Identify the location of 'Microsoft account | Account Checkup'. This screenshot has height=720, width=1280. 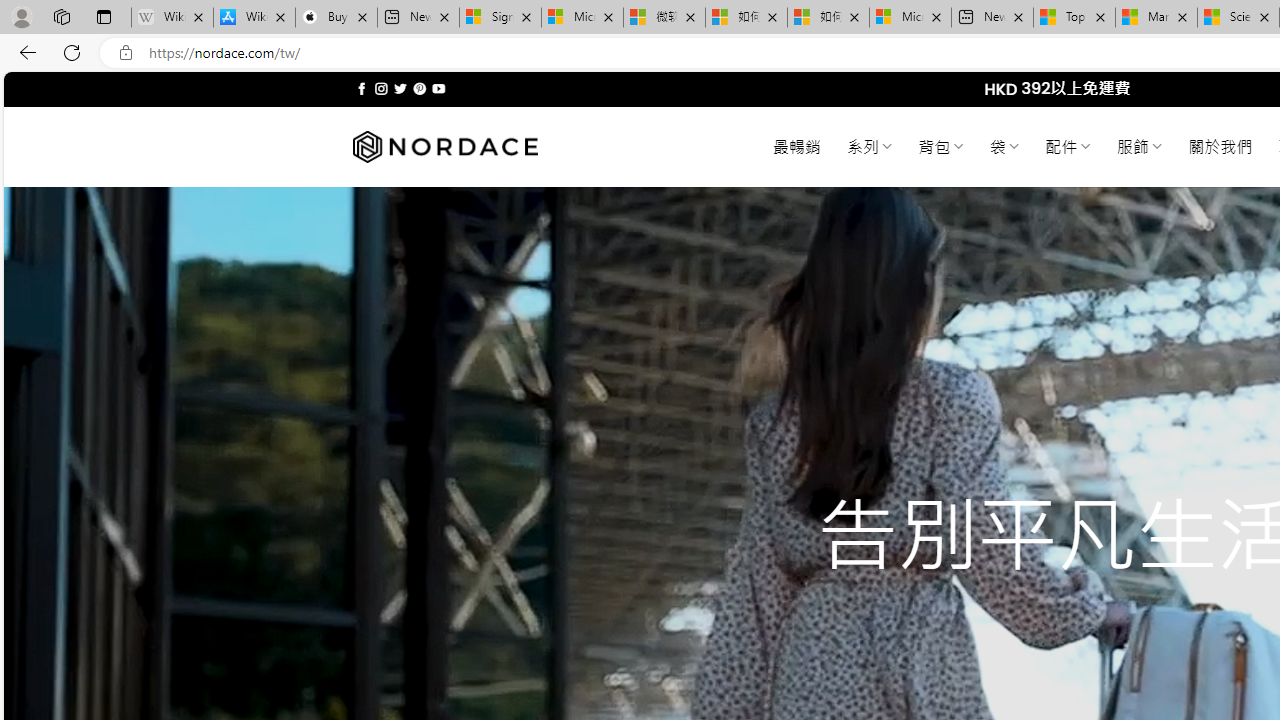
(909, 17).